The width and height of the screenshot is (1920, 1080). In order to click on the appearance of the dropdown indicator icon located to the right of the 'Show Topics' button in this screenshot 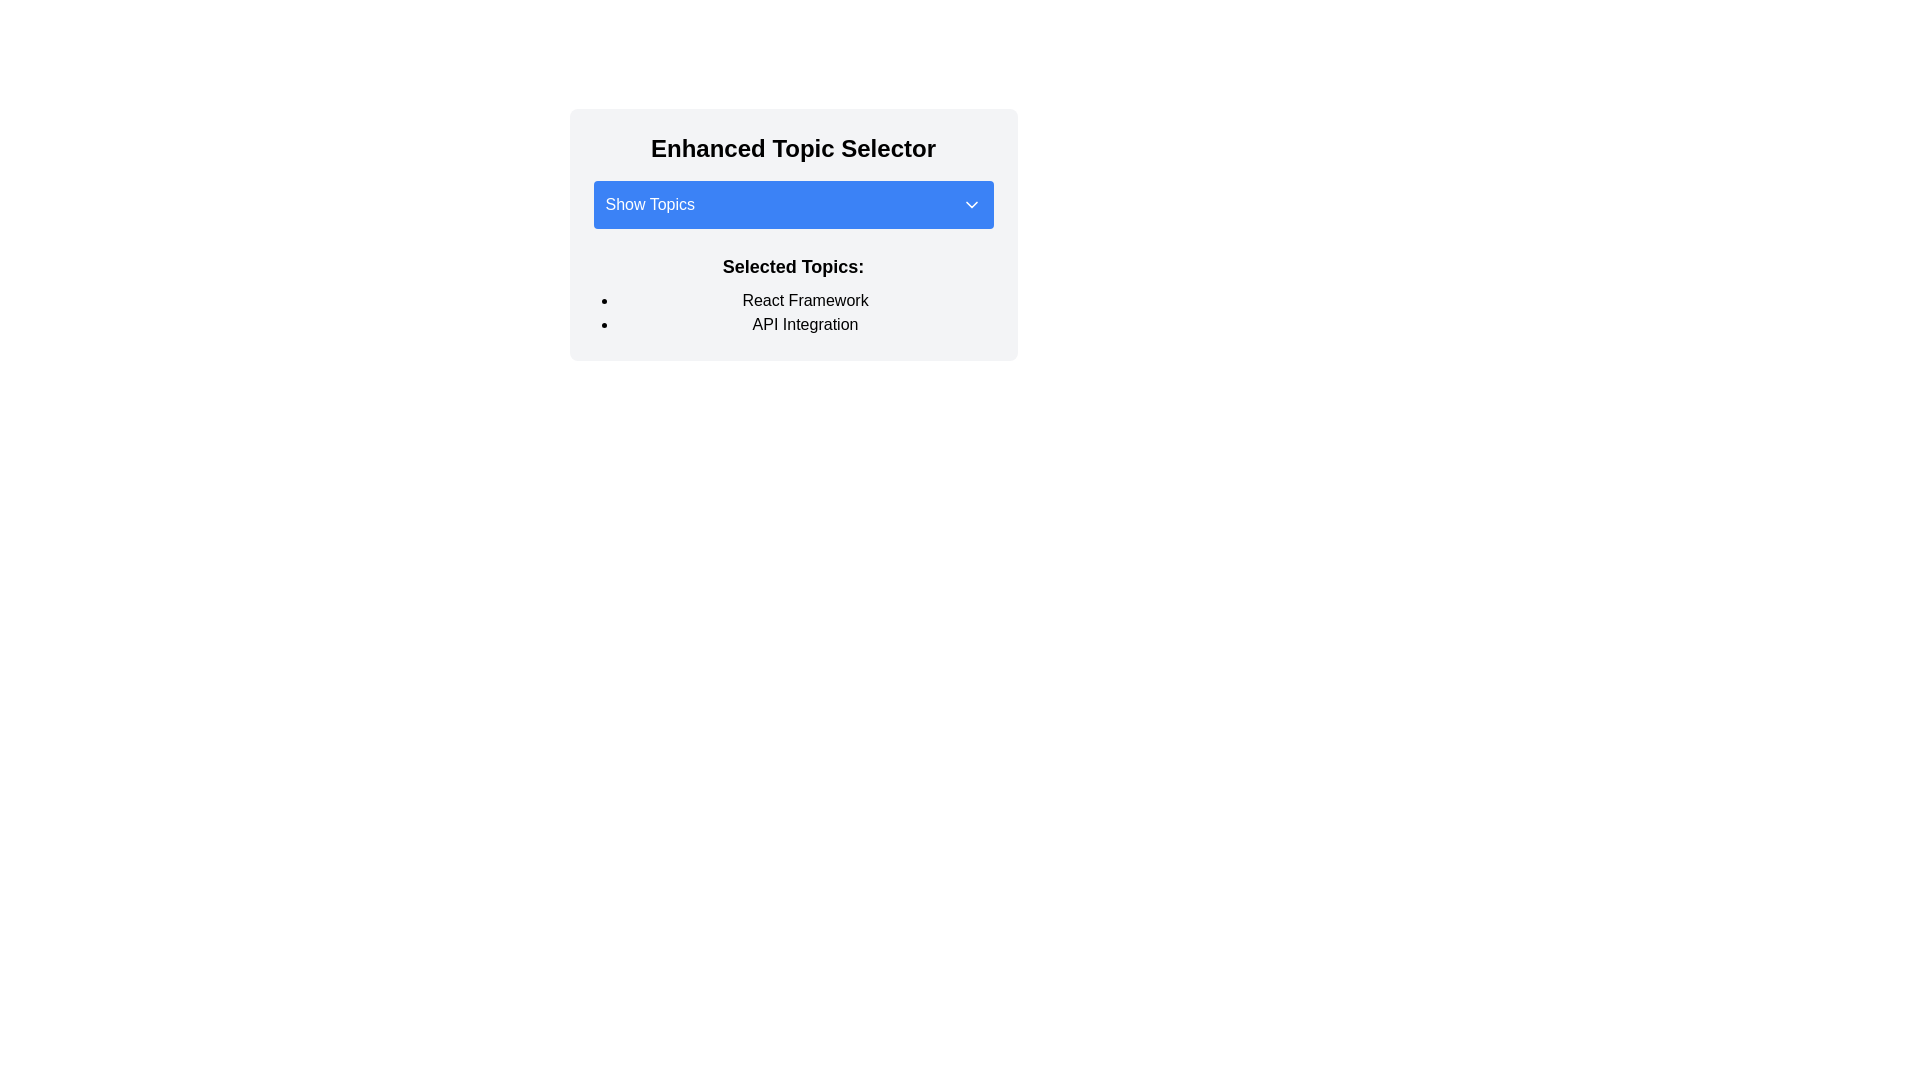, I will do `click(971, 204)`.